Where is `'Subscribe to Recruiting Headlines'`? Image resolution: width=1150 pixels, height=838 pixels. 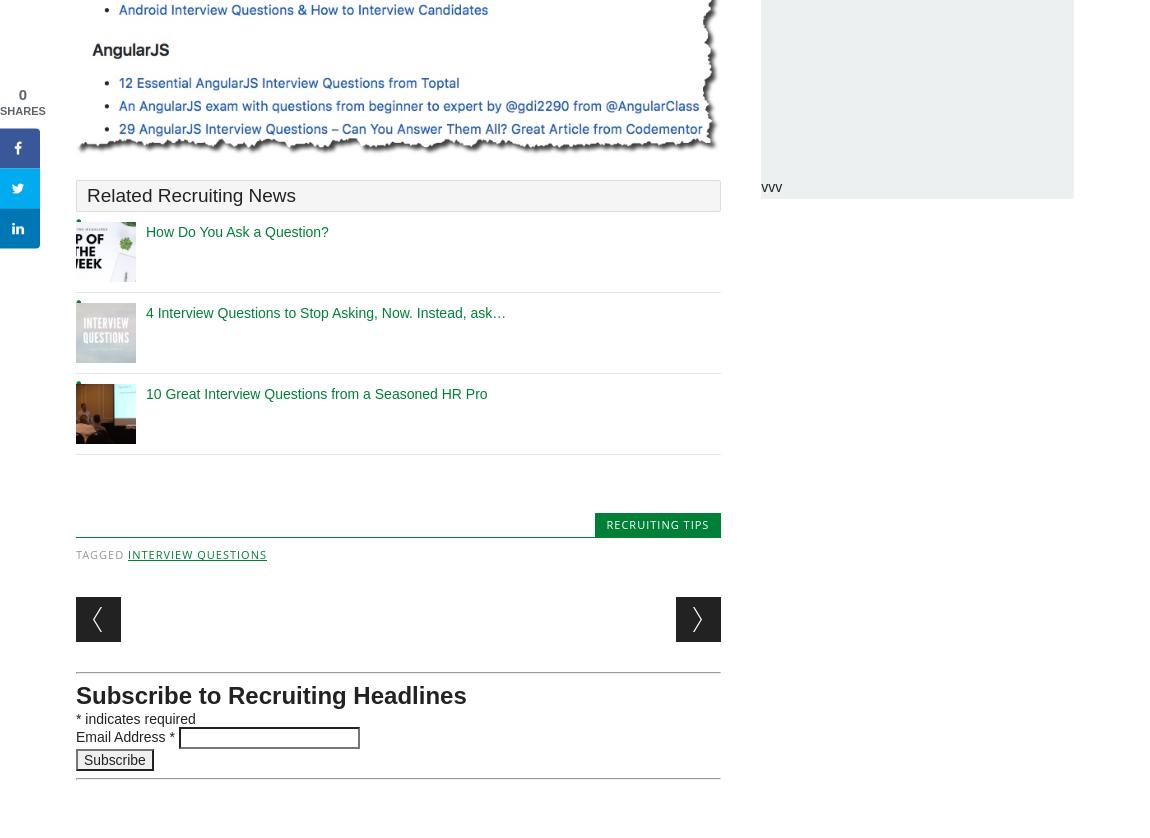 'Subscribe to Recruiting Headlines' is located at coordinates (270, 694).